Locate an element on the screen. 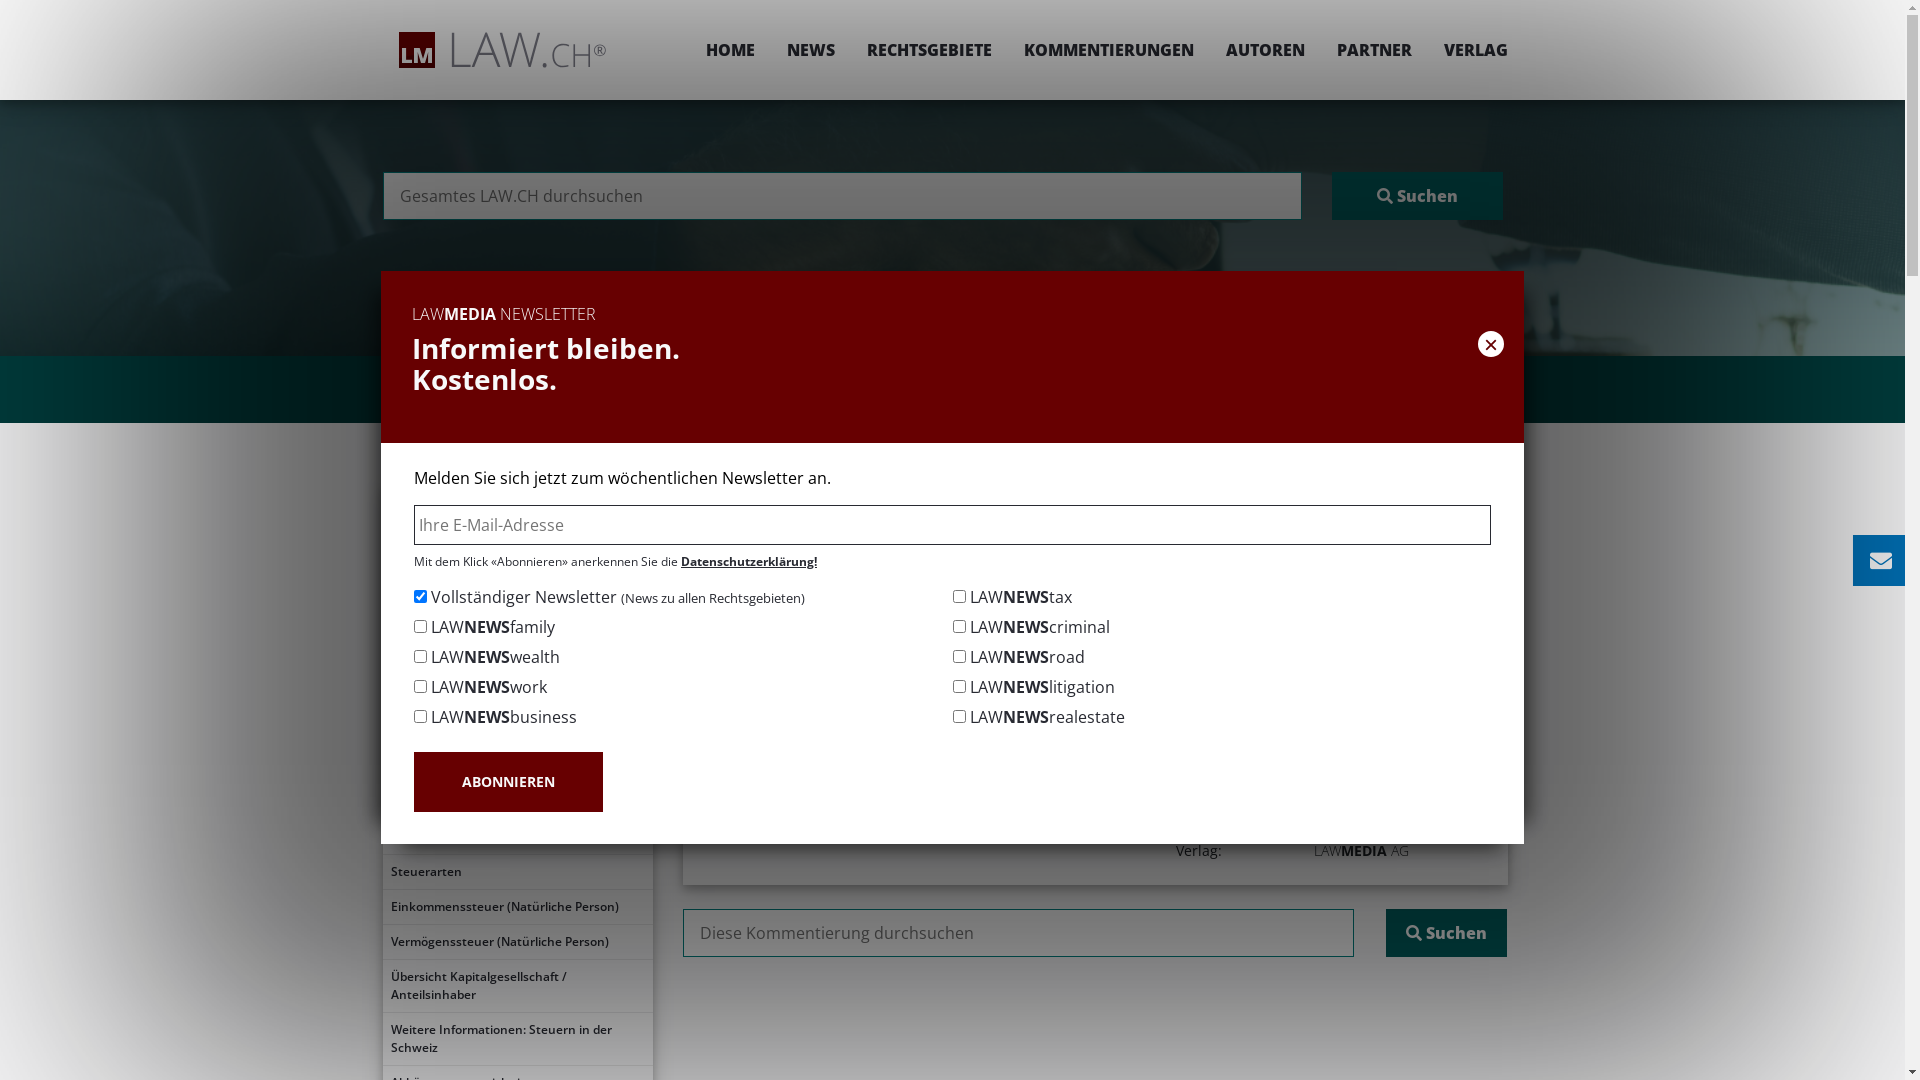  'Abgrenzungen' is located at coordinates (517, 766).